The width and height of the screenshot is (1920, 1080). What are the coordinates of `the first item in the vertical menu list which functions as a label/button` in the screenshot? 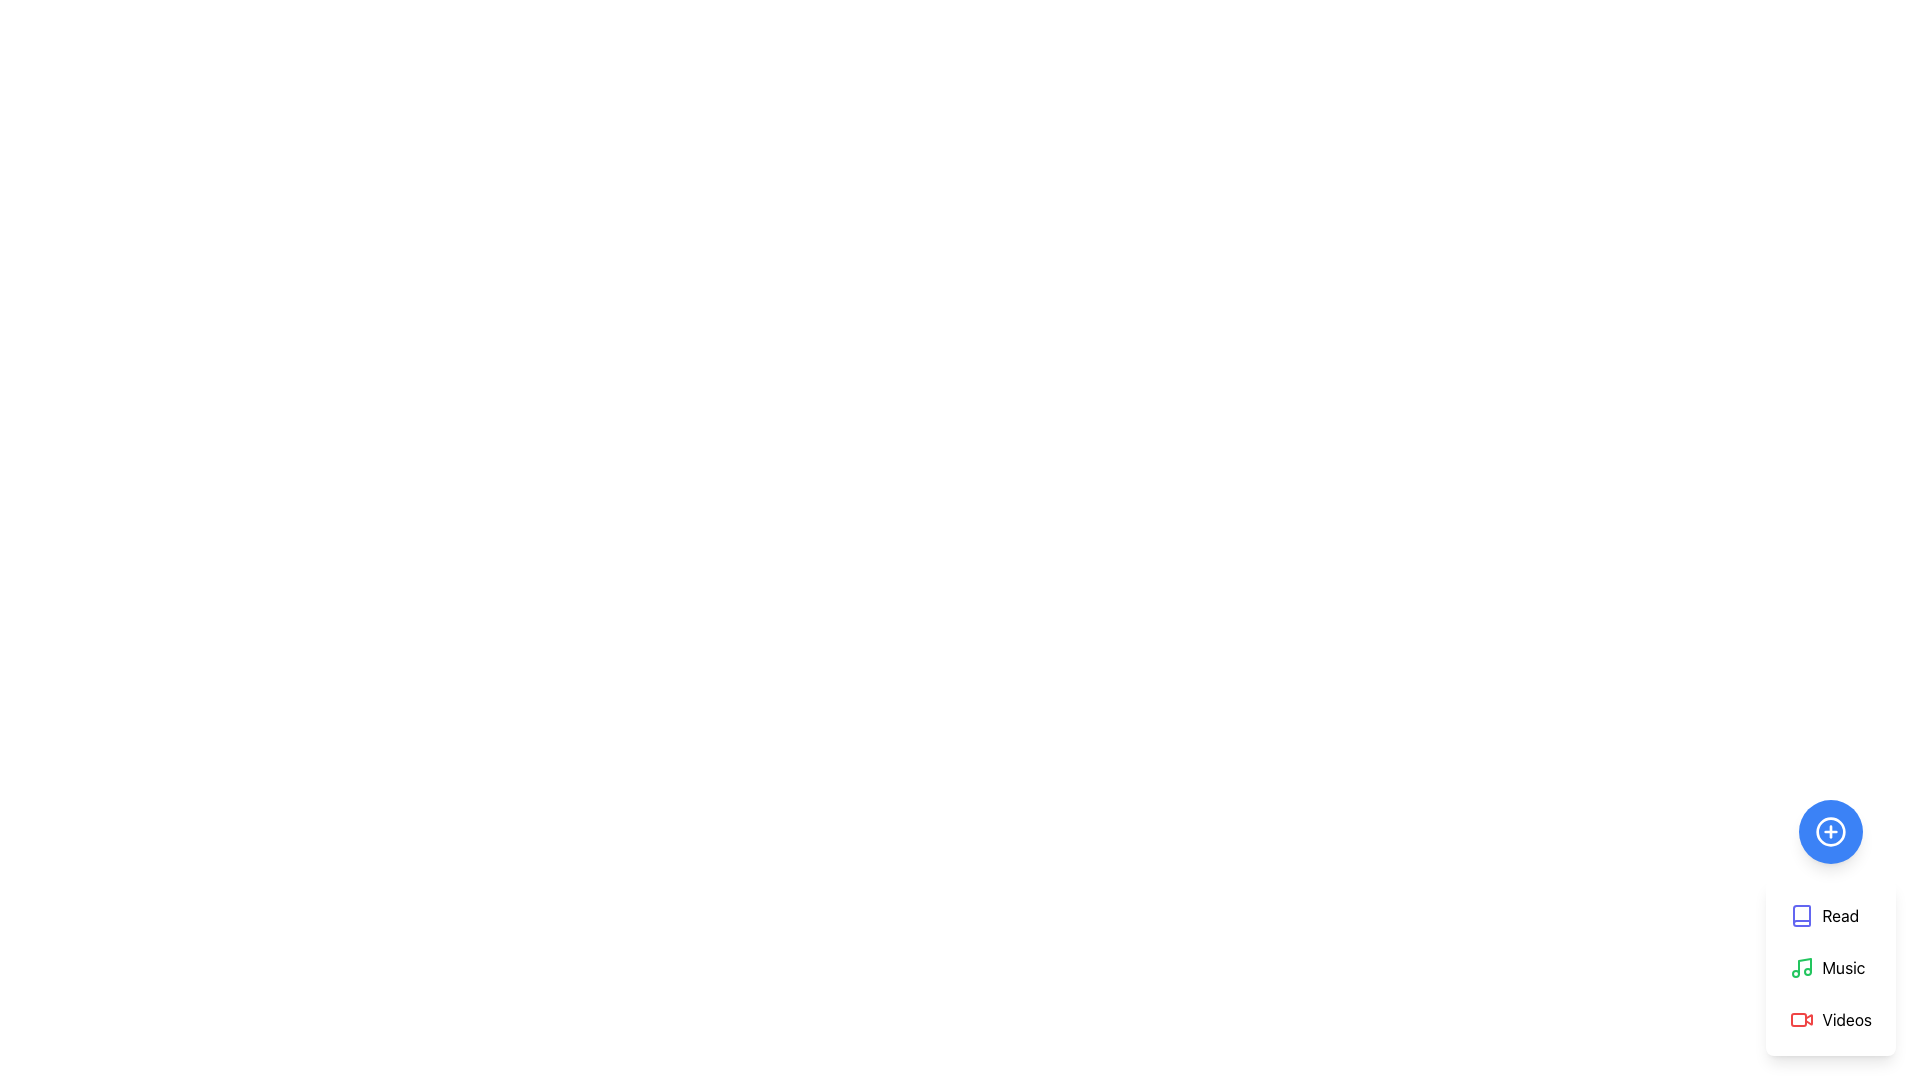 It's located at (1839, 915).